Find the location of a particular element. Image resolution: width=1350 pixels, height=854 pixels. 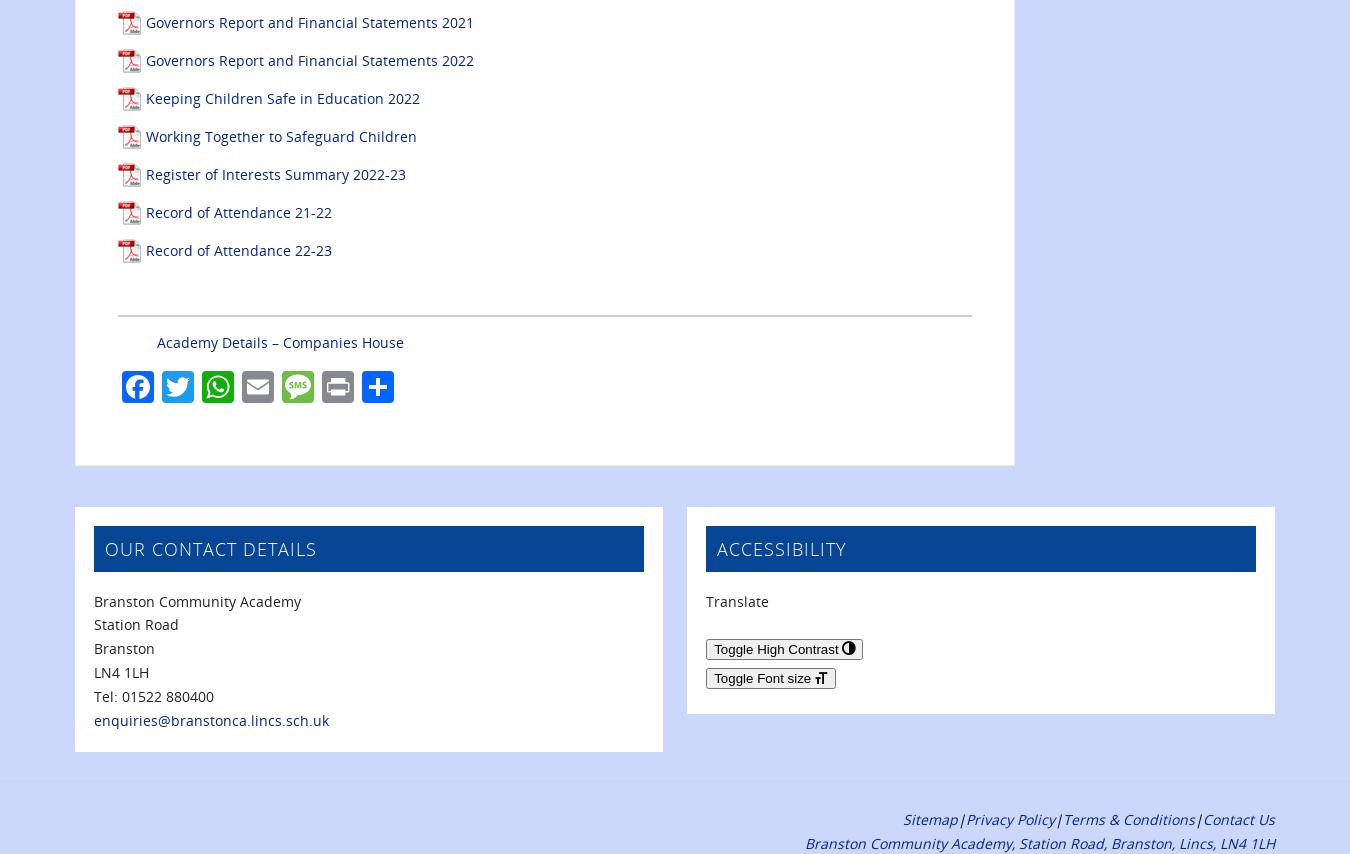

'Tel: 01522 880400' is located at coordinates (154, 694).